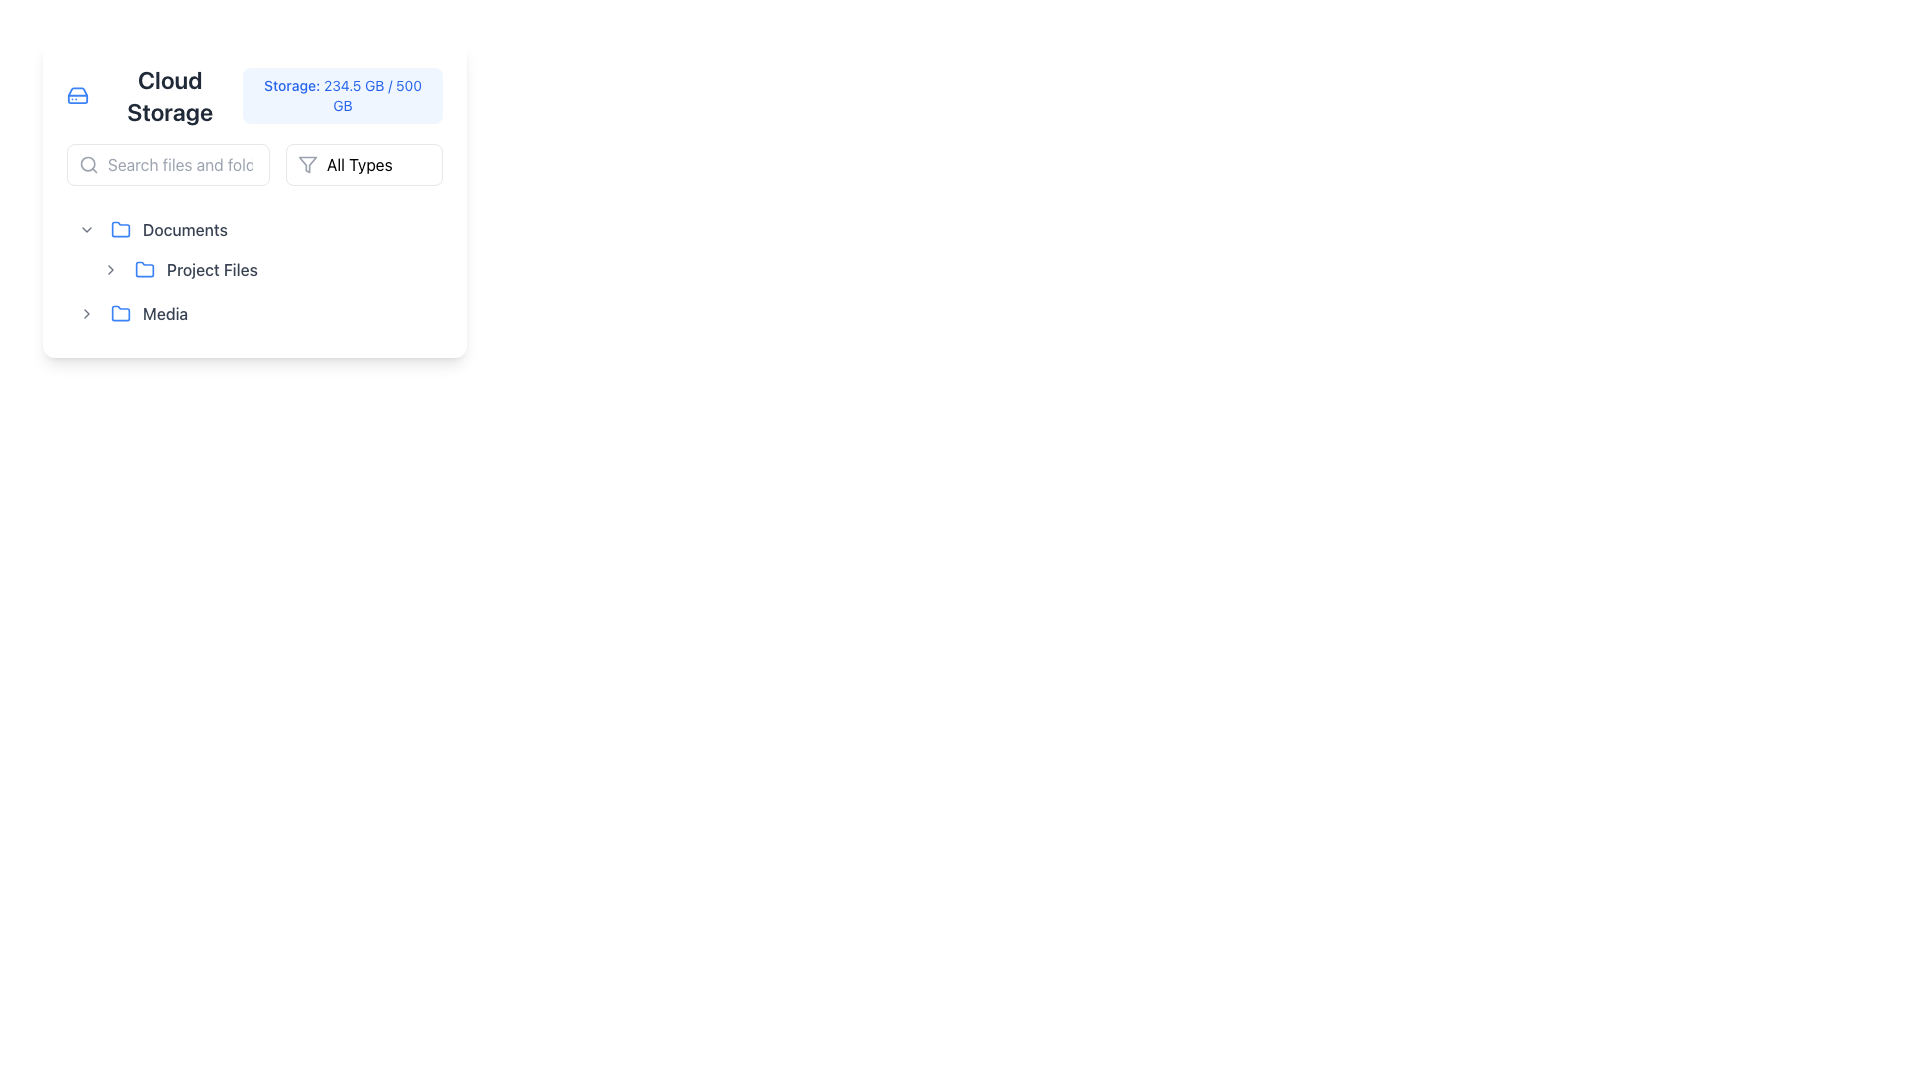 Image resolution: width=1920 pixels, height=1080 pixels. What do you see at coordinates (177, 229) in the screenshot?
I see `the 'Documents' label located in the left-hand sidebar under the 'Cloud Storage' section` at bounding box center [177, 229].